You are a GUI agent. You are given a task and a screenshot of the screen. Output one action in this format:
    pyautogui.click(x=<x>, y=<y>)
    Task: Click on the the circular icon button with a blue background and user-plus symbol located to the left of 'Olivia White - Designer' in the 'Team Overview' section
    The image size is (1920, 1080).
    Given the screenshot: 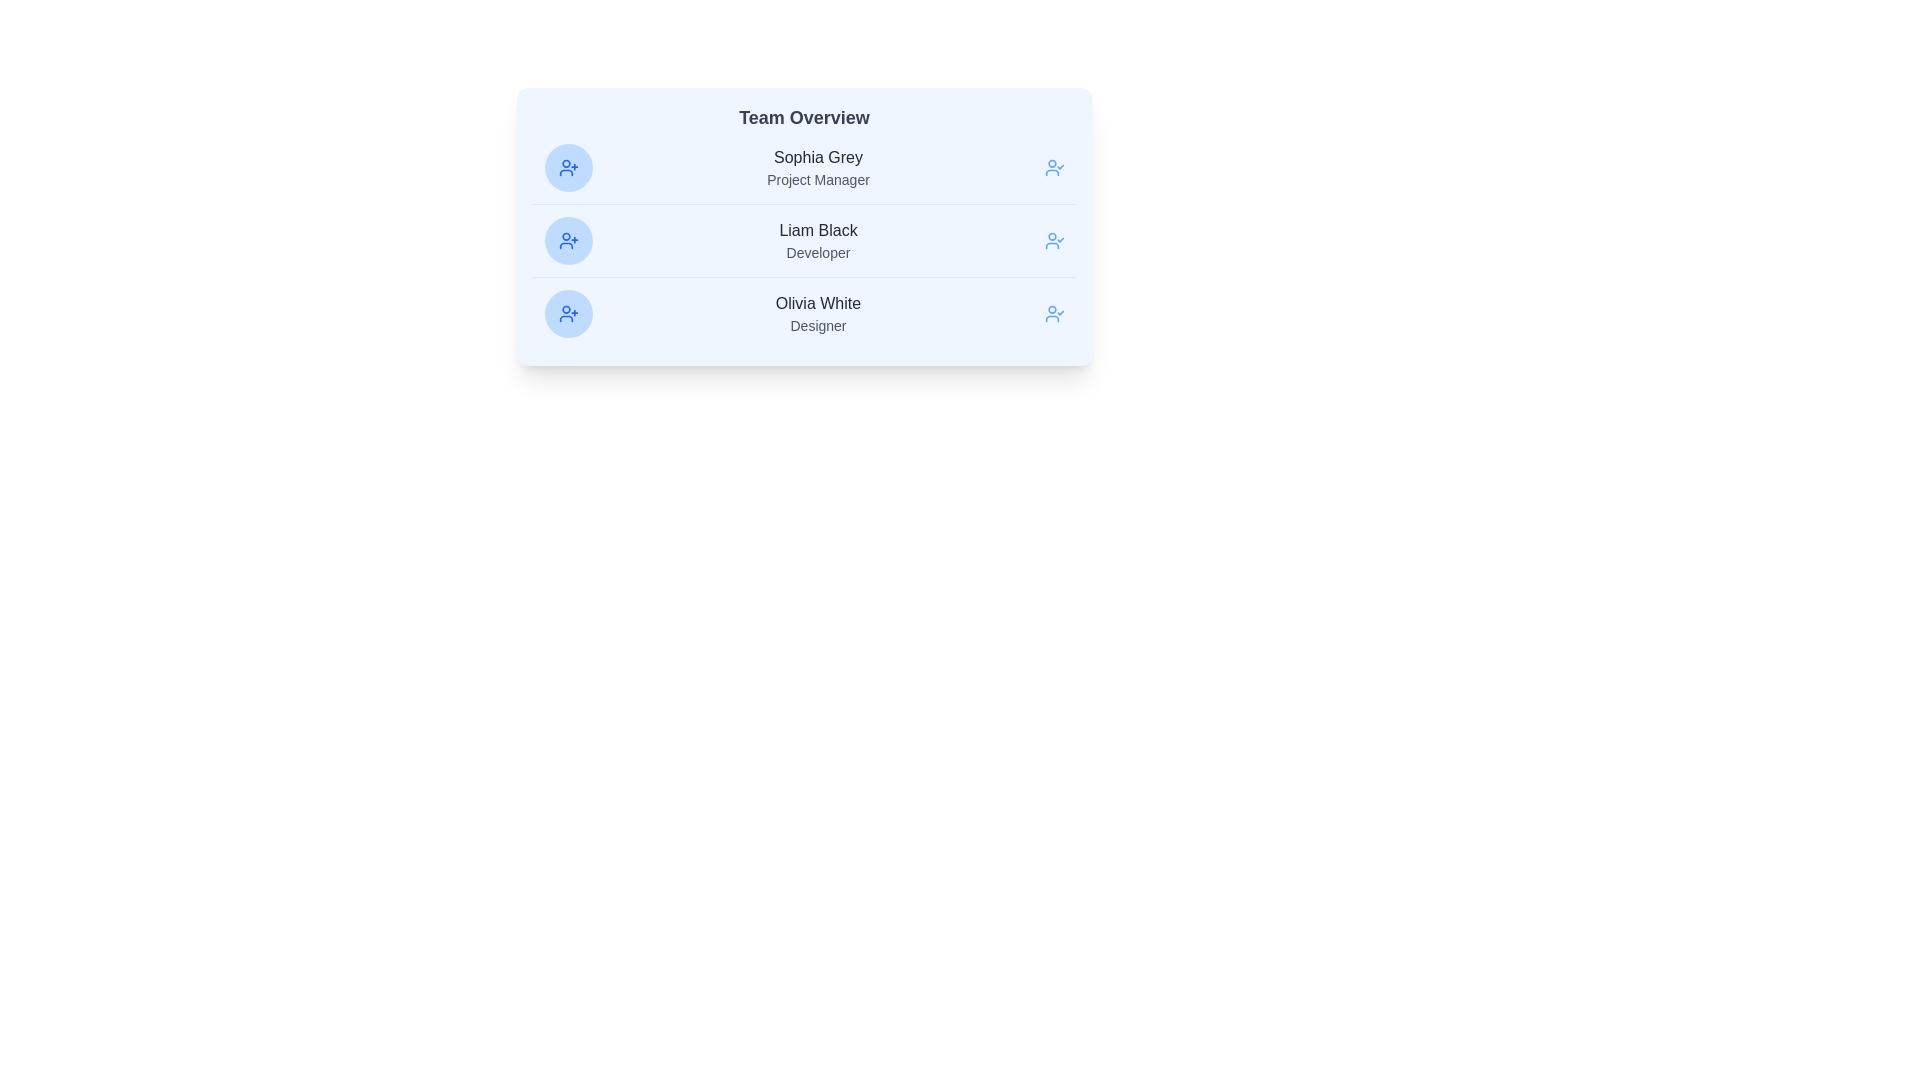 What is the action you would take?
    pyautogui.click(x=567, y=313)
    